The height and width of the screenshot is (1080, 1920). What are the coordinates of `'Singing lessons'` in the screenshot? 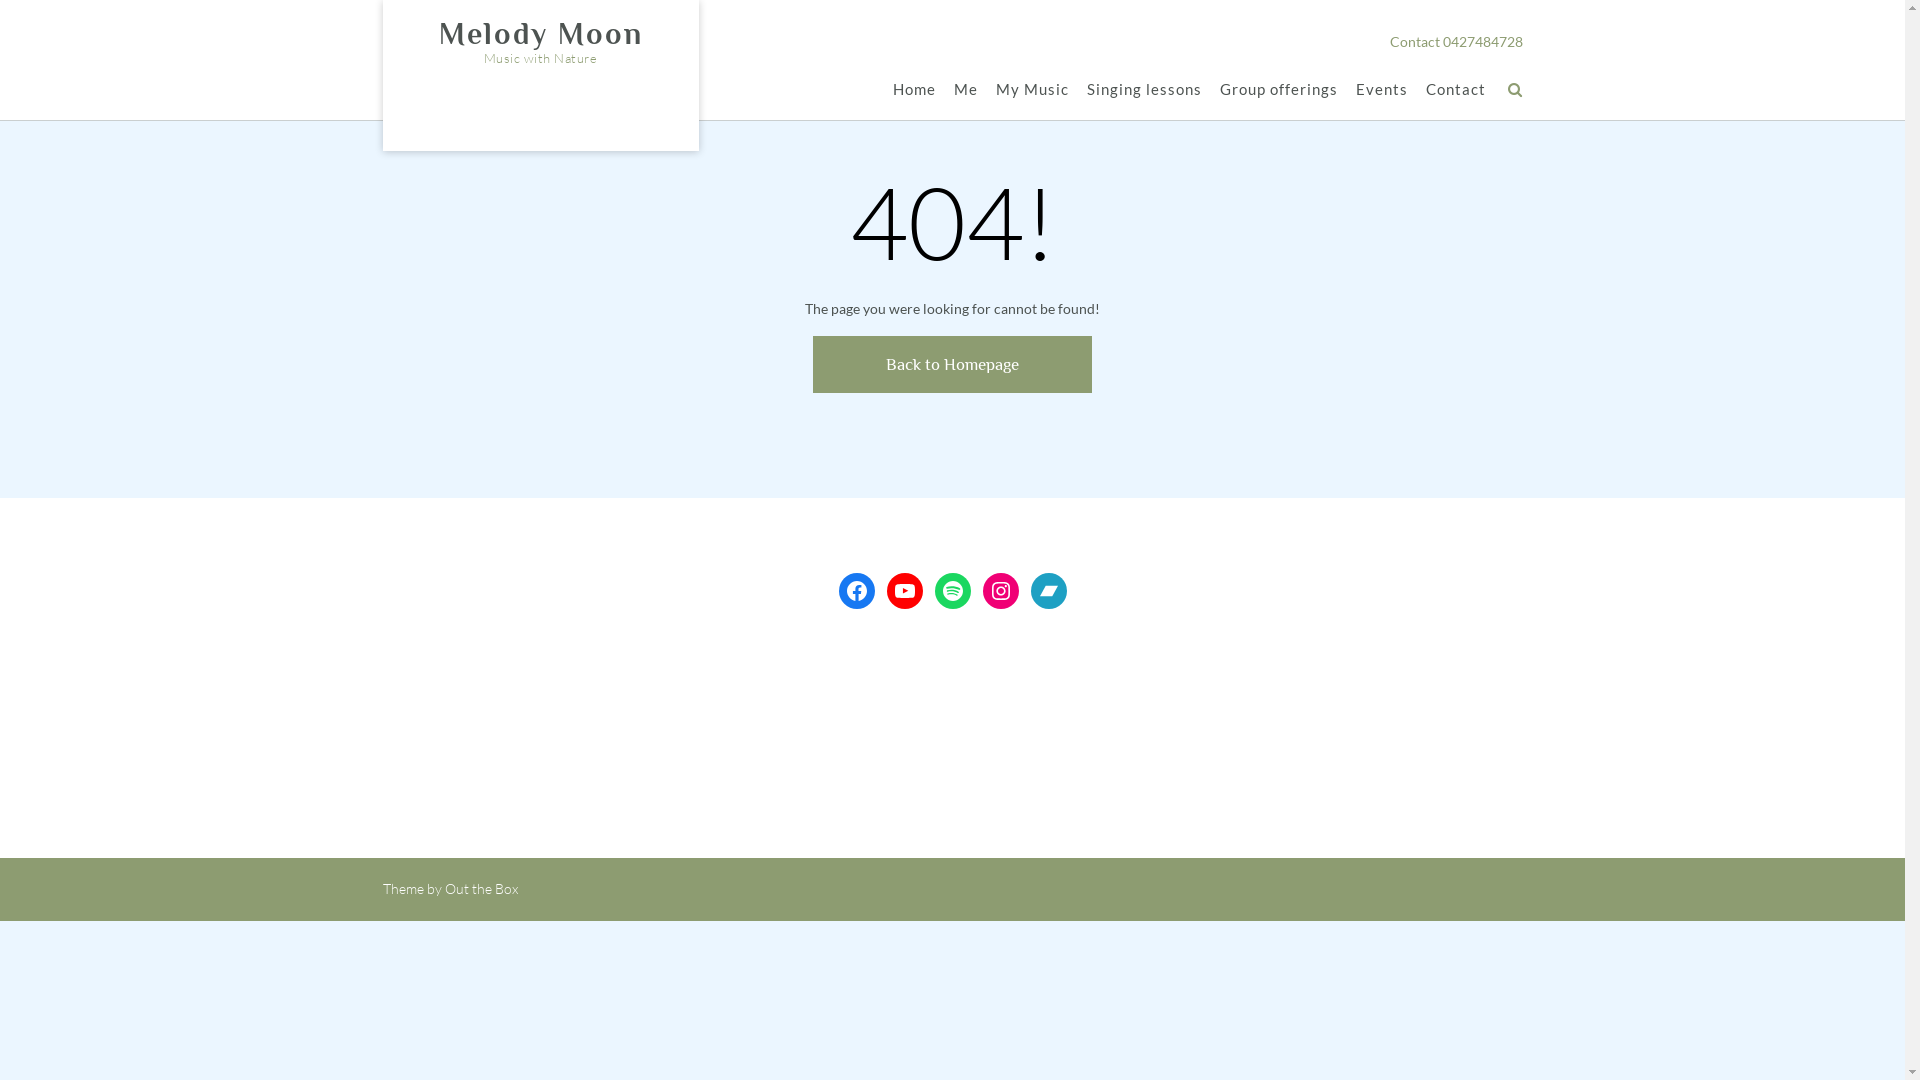 It's located at (1143, 88).